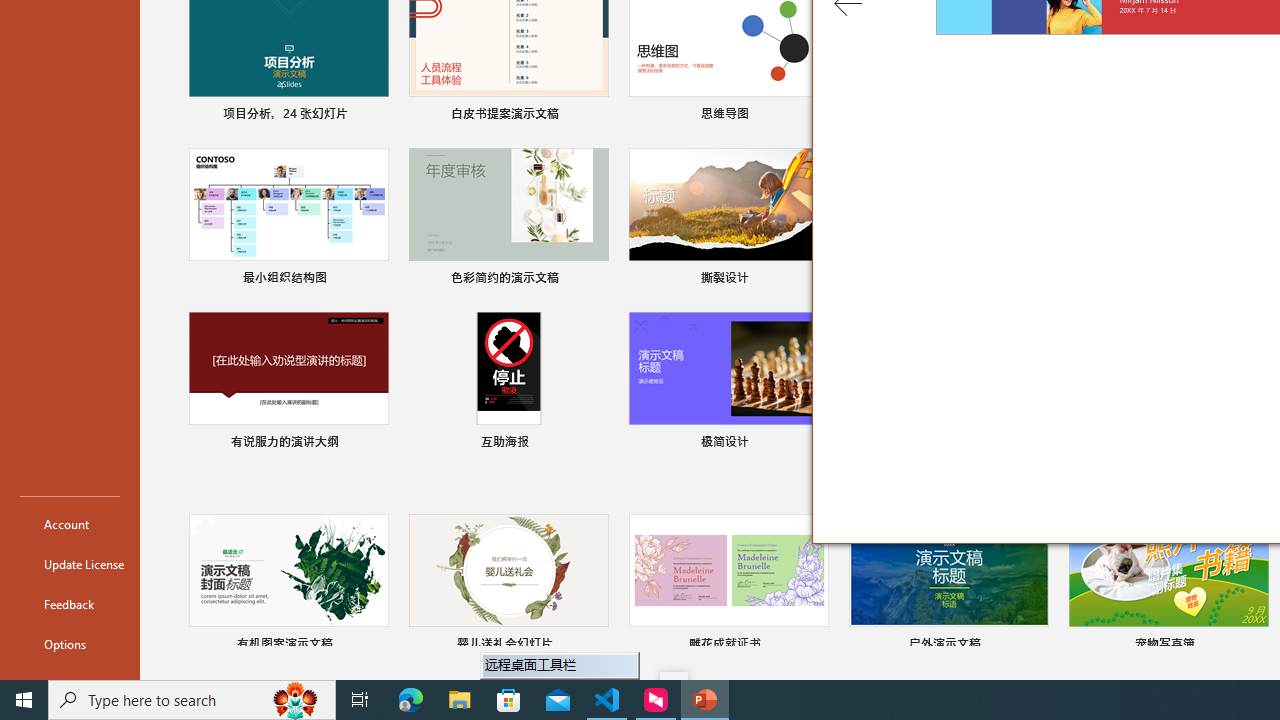 Image resolution: width=1280 pixels, height=720 pixels. I want to click on 'Type here to search', so click(192, 698).